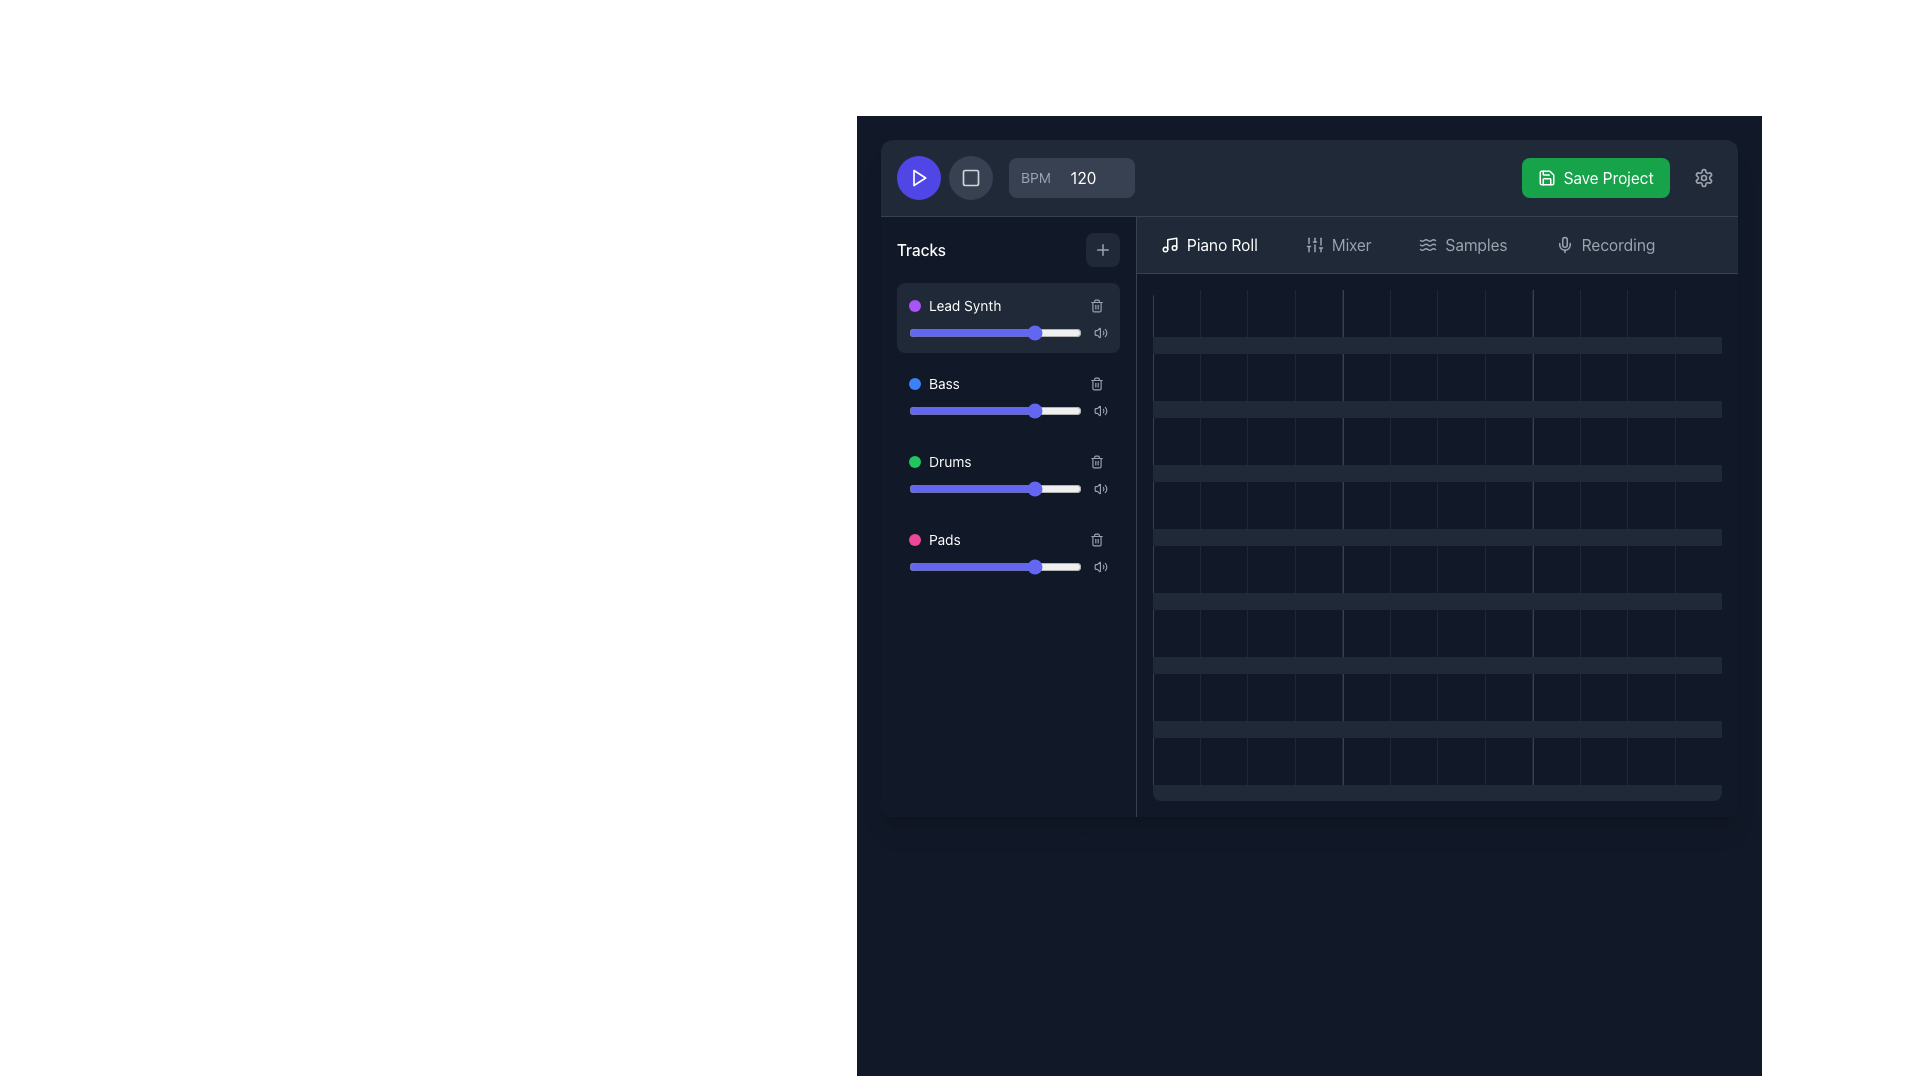  Describe the element at coordinates (1088, 462) in the screenshot. I see `the volume for the 'Drums' track` at that location.